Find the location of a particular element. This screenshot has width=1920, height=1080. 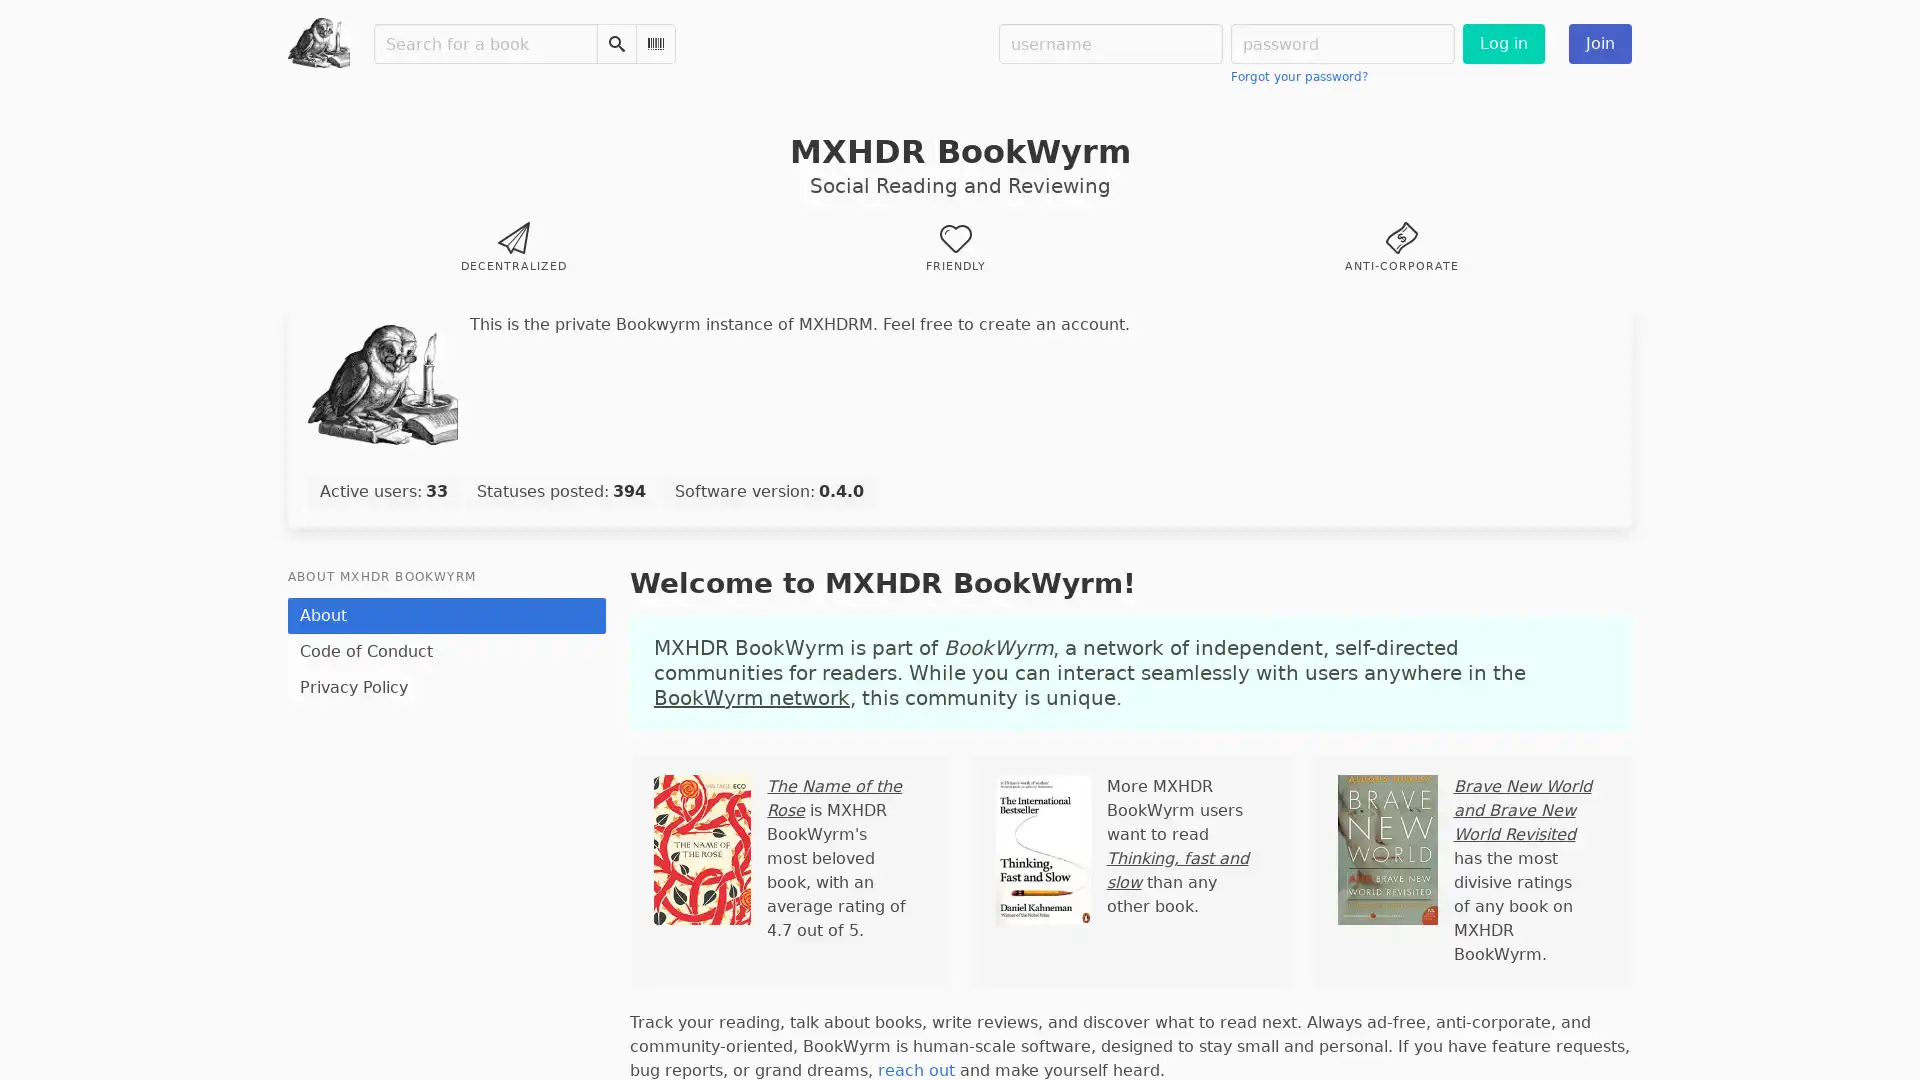

Scan Barcode is located at coordinates (656, 43).